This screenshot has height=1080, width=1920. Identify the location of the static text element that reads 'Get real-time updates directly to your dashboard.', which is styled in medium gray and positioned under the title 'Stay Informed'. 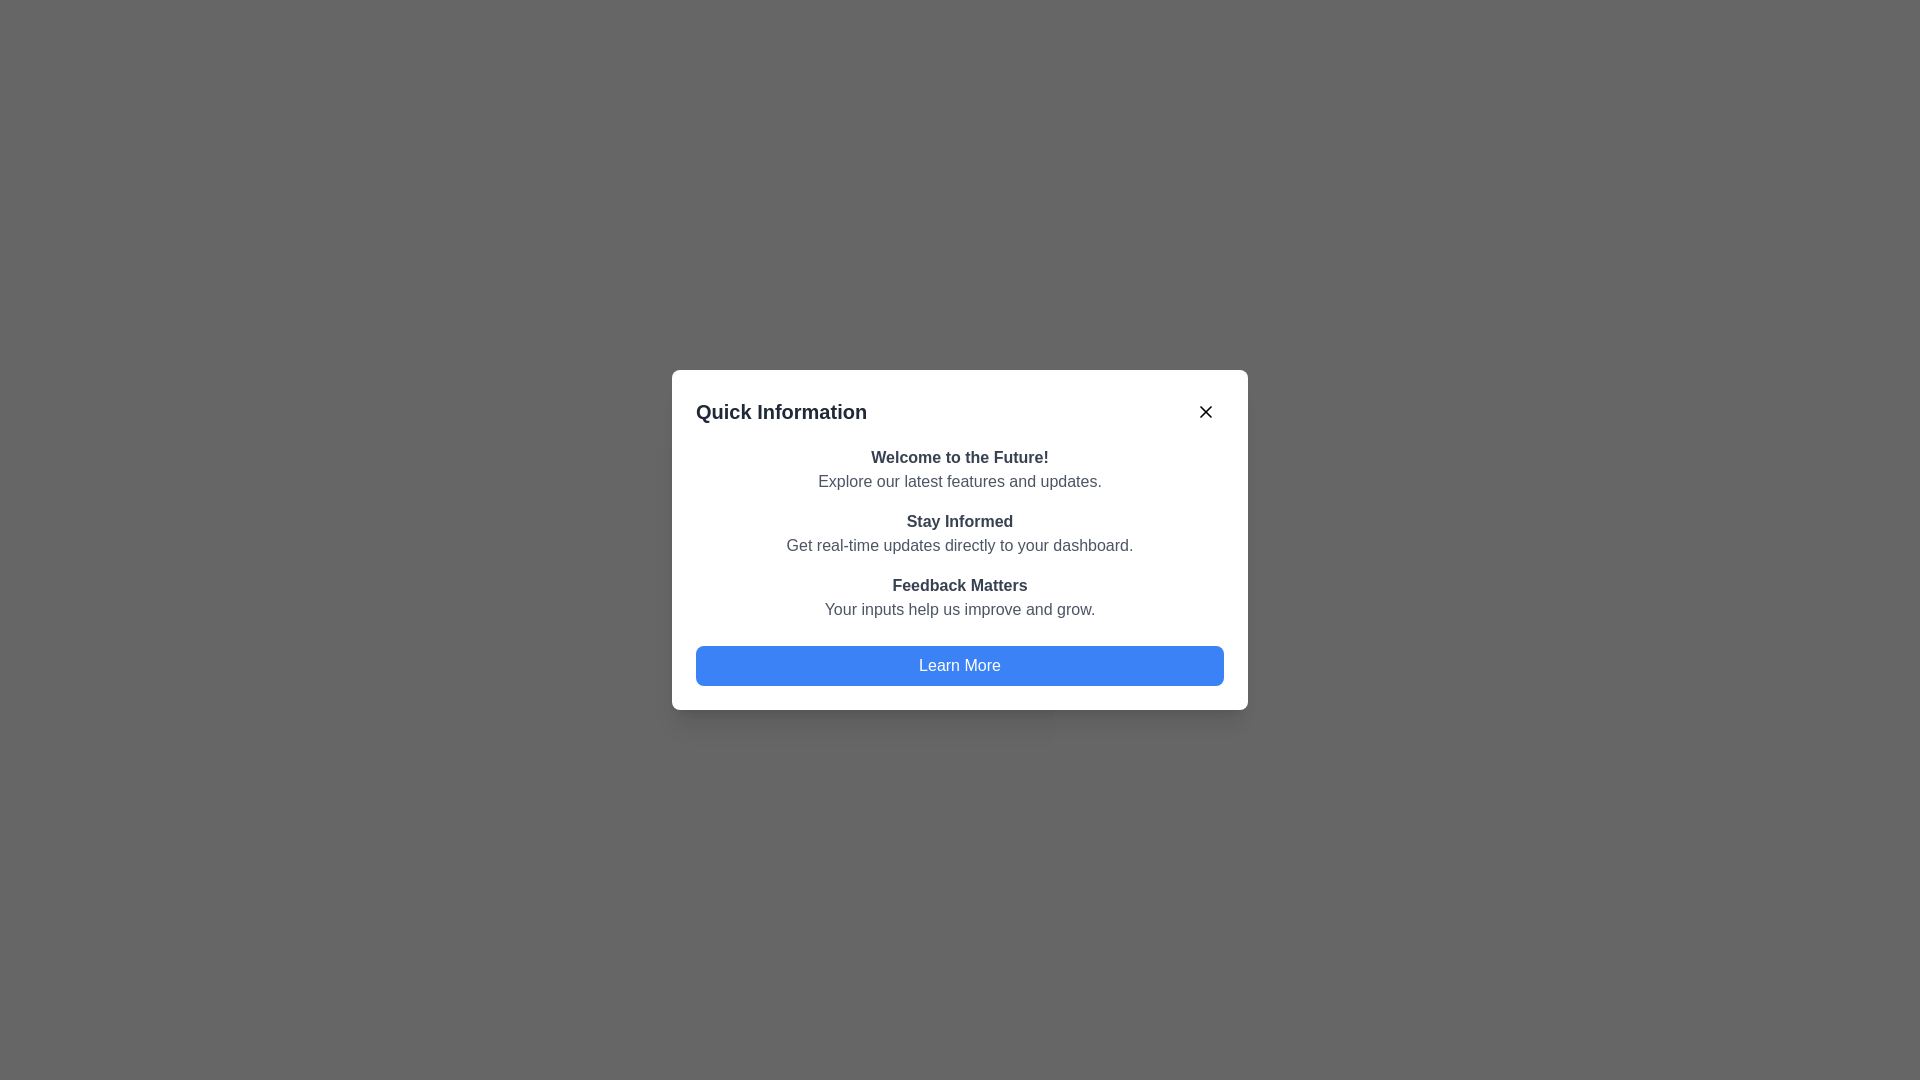
(960, 546).